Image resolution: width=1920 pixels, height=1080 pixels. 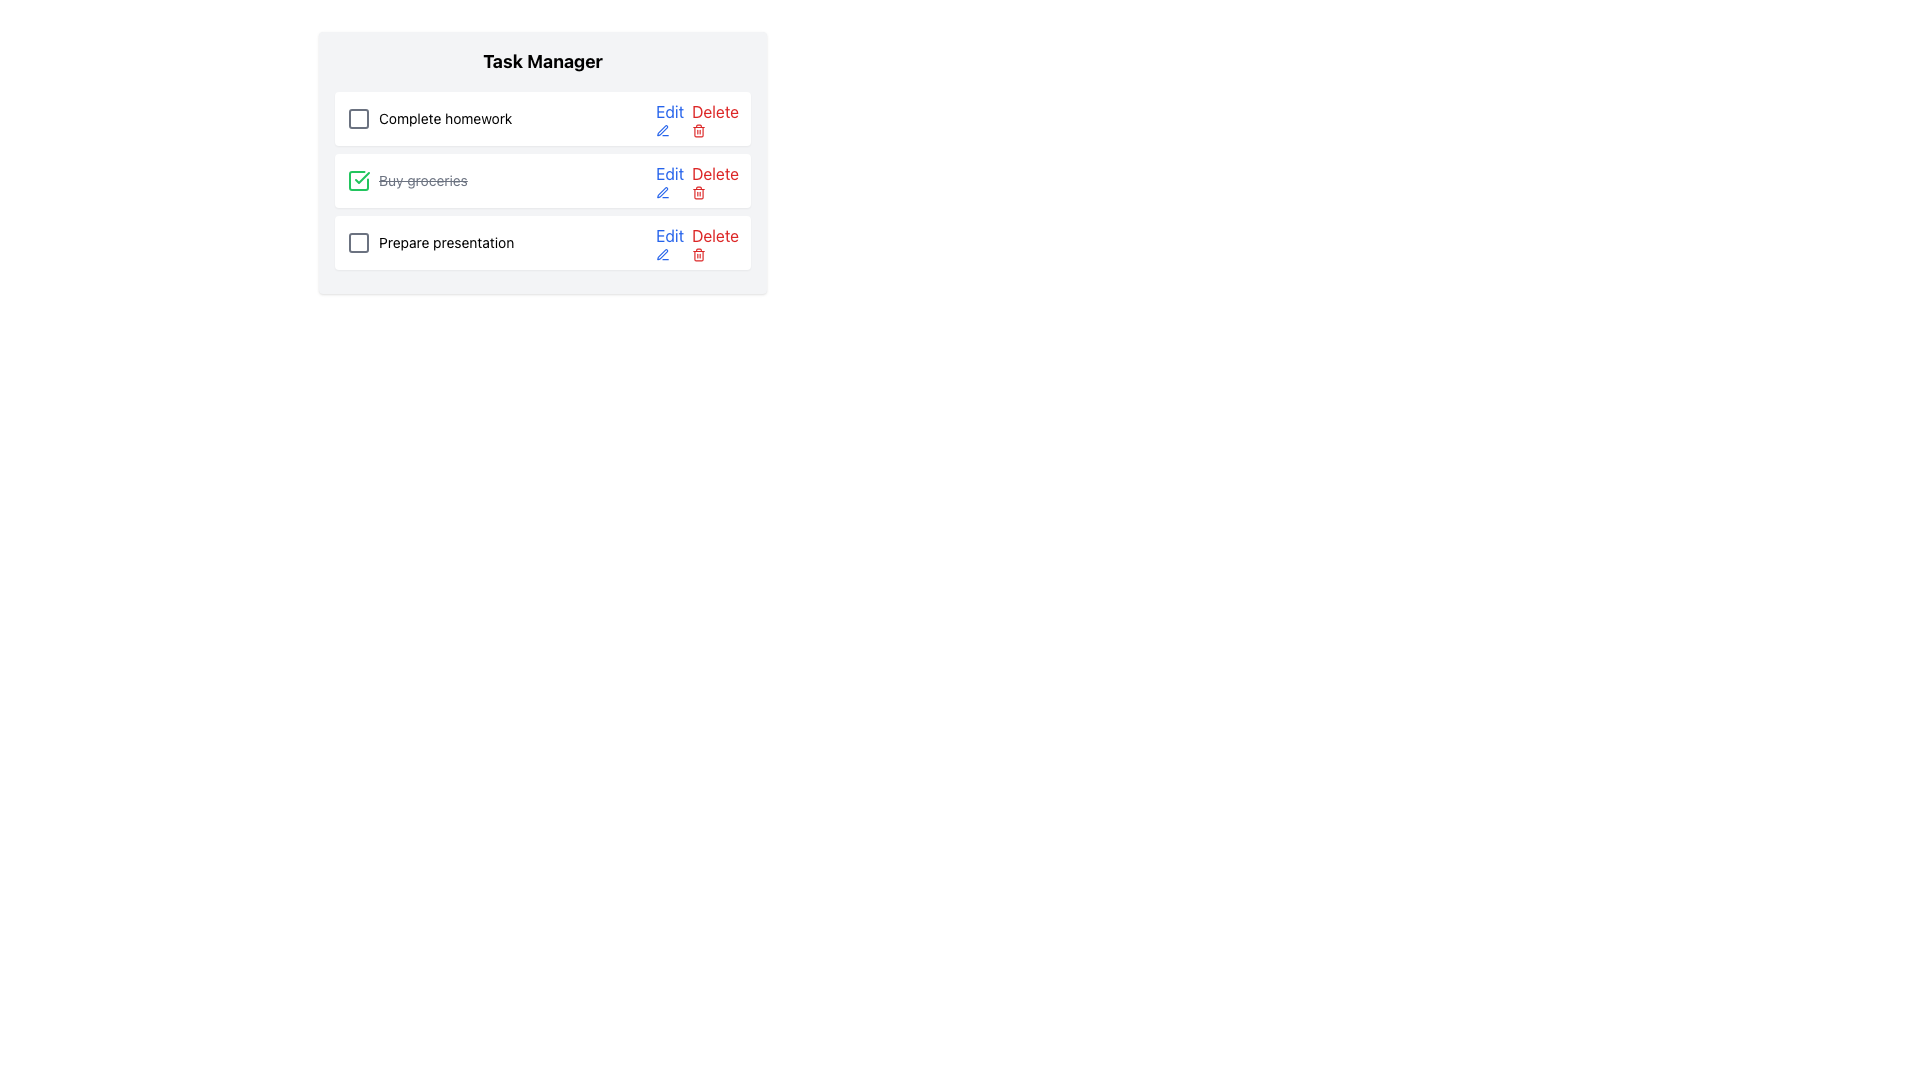 I want to click on the text label displaying 'Buy groceries', so click(x=406, y=181).